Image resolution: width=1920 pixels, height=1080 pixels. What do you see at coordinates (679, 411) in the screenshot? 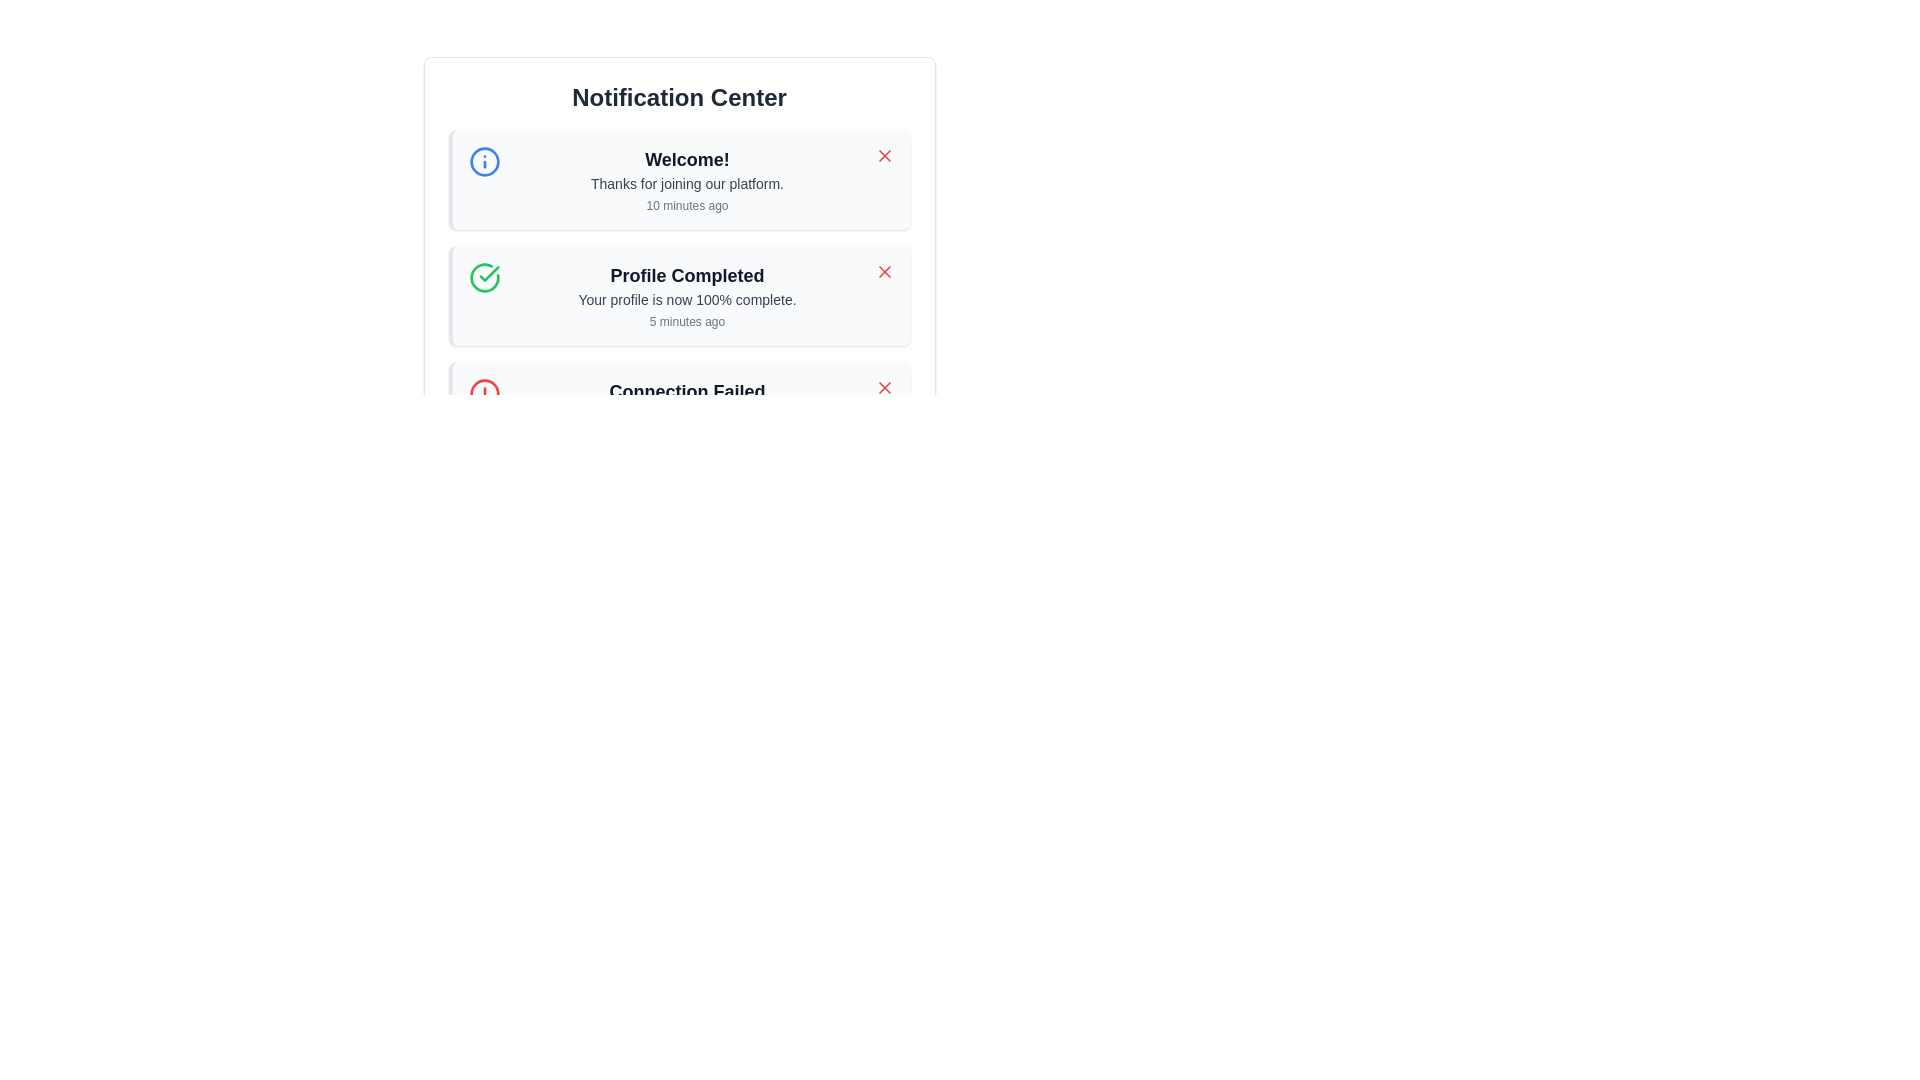
I see `notification box that informs the user of a connection failure, located at the bottom of the notification center` at bounding box center [679, 411].